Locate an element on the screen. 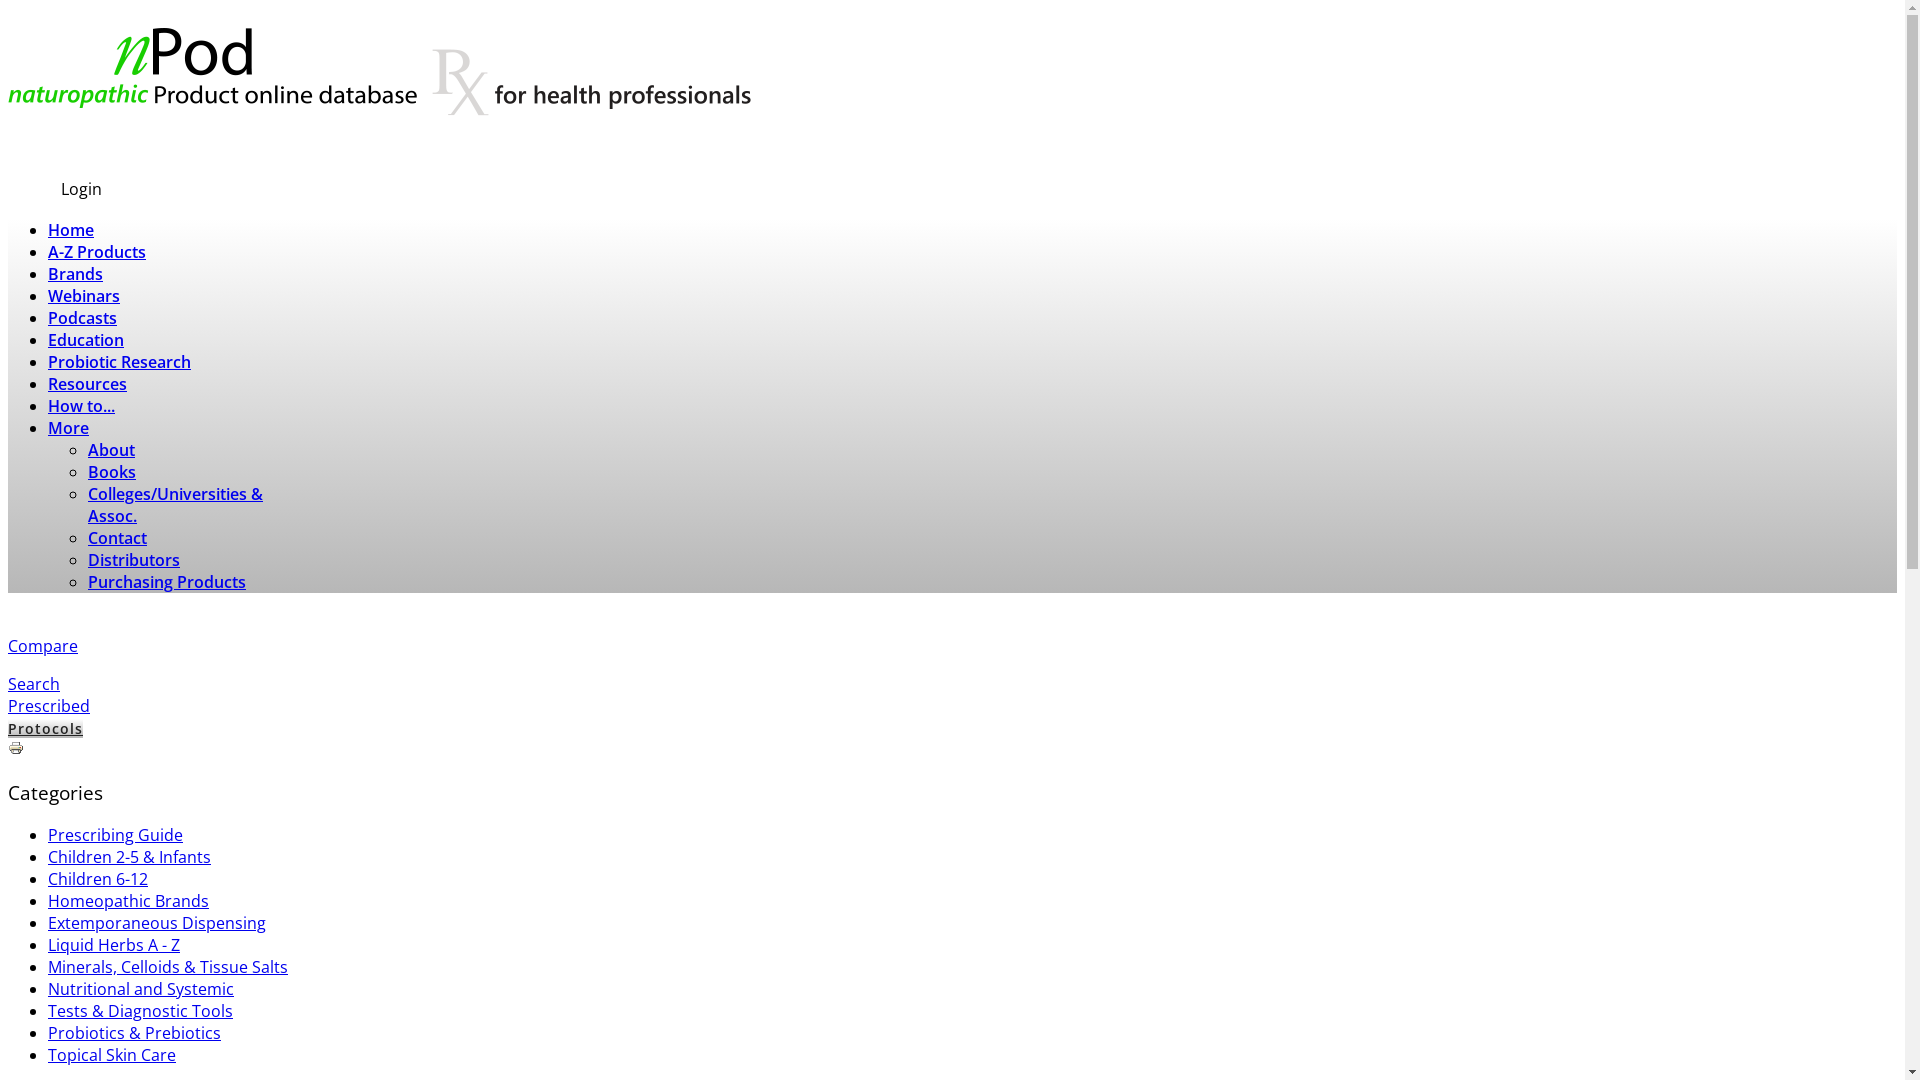 This screenshot has height=1080, width=1920. 'Protocols' is located at coordinates (45, 728).